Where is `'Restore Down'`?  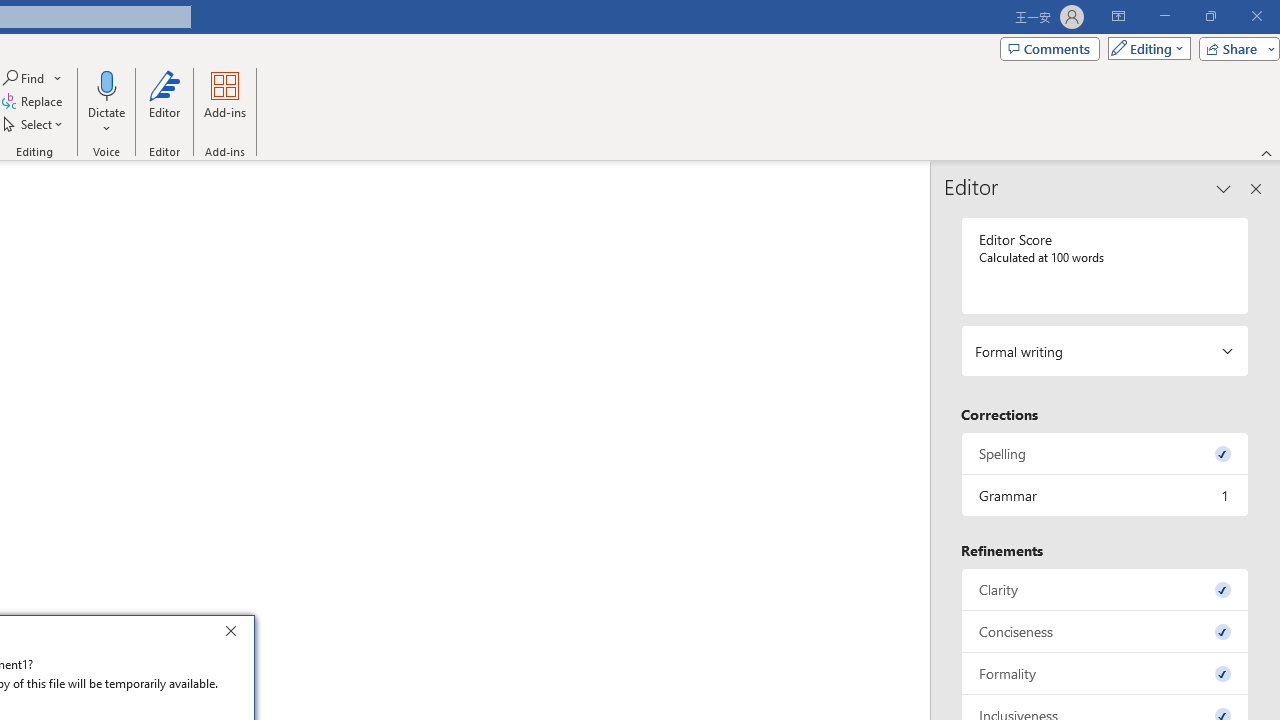 'Restore Down' is located at coordinates (1209, 16).